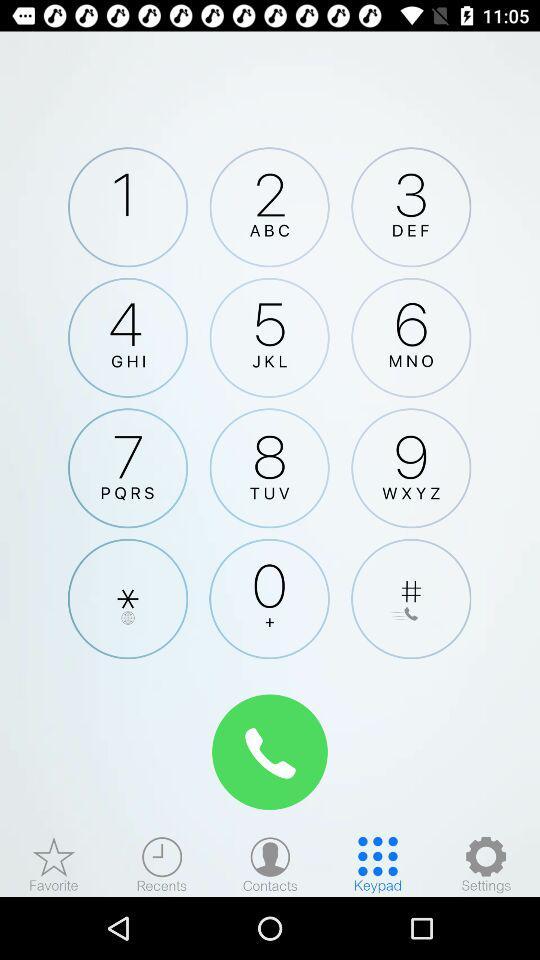 This screenshot has width=540, height=960. I want to click on the avatar icon, so click(270, 863).